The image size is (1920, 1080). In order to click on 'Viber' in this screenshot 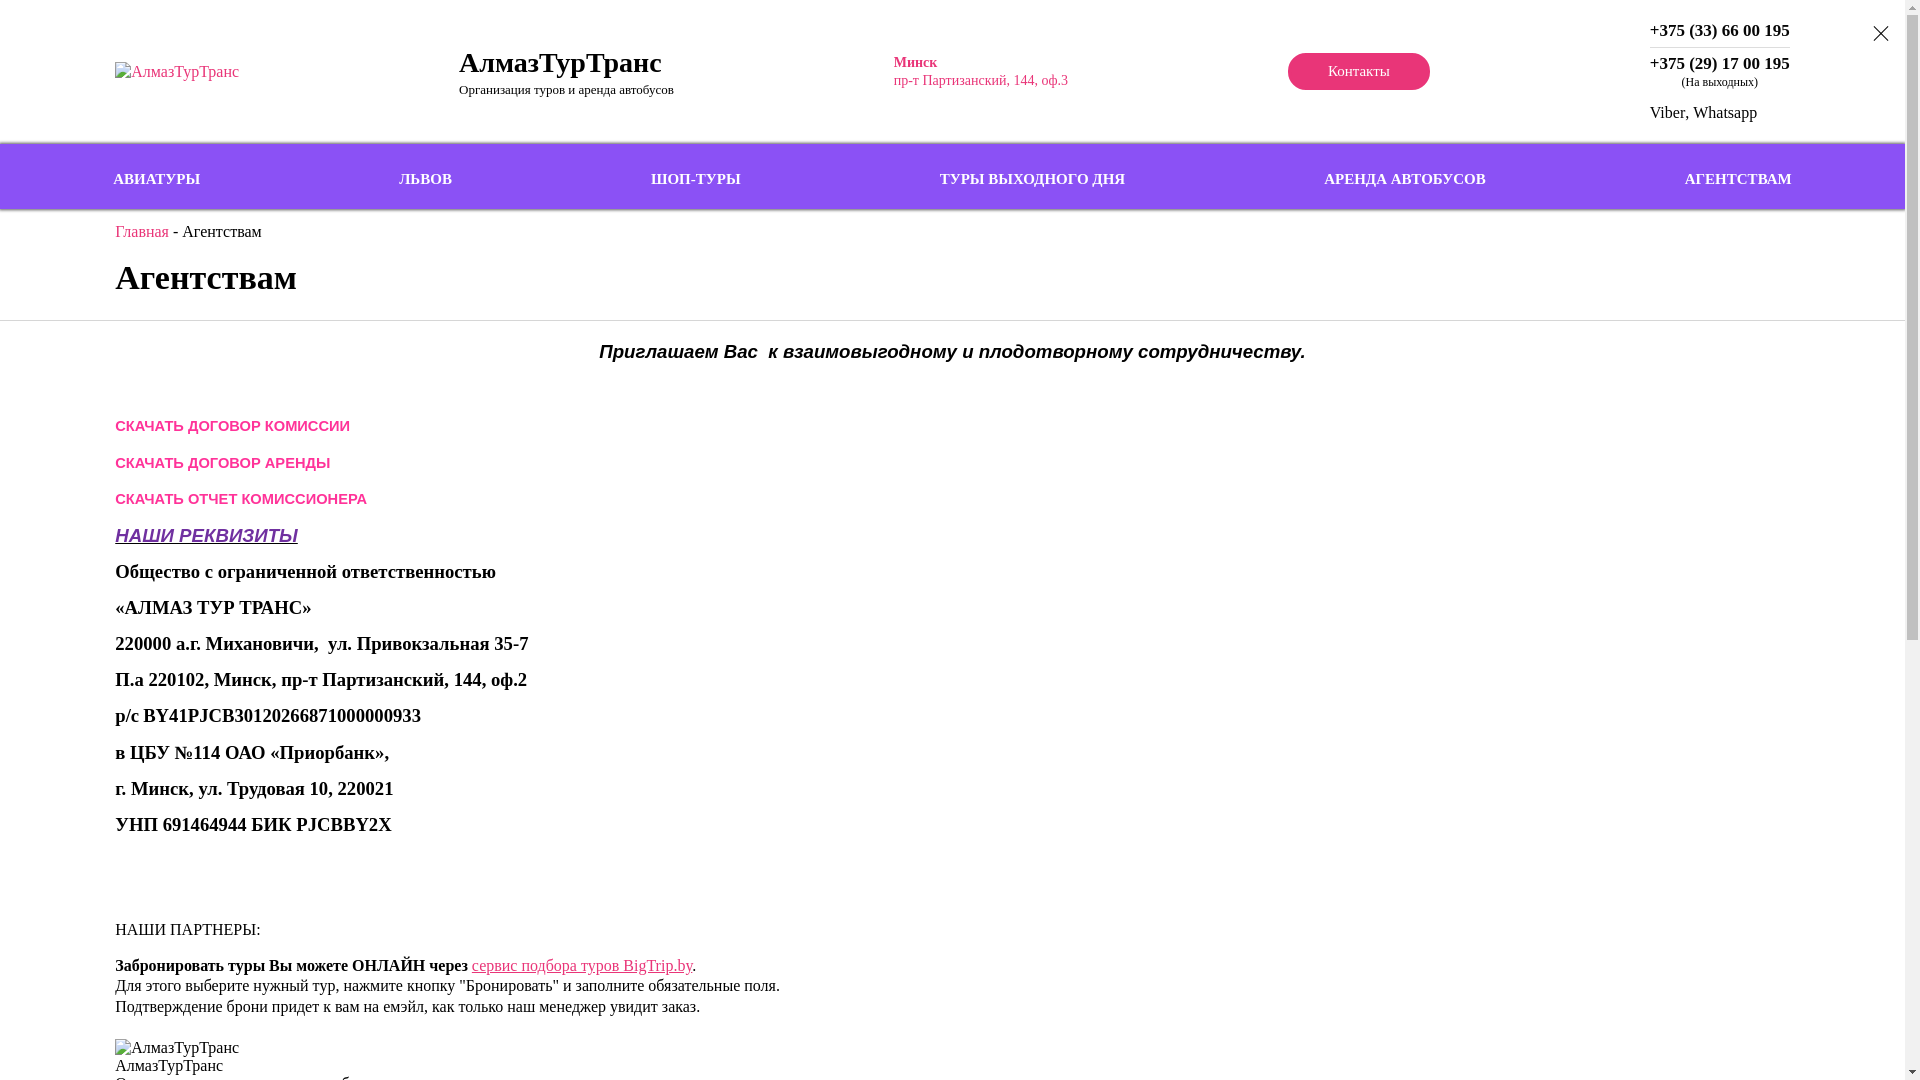, I will do `click(1667, 112)`.